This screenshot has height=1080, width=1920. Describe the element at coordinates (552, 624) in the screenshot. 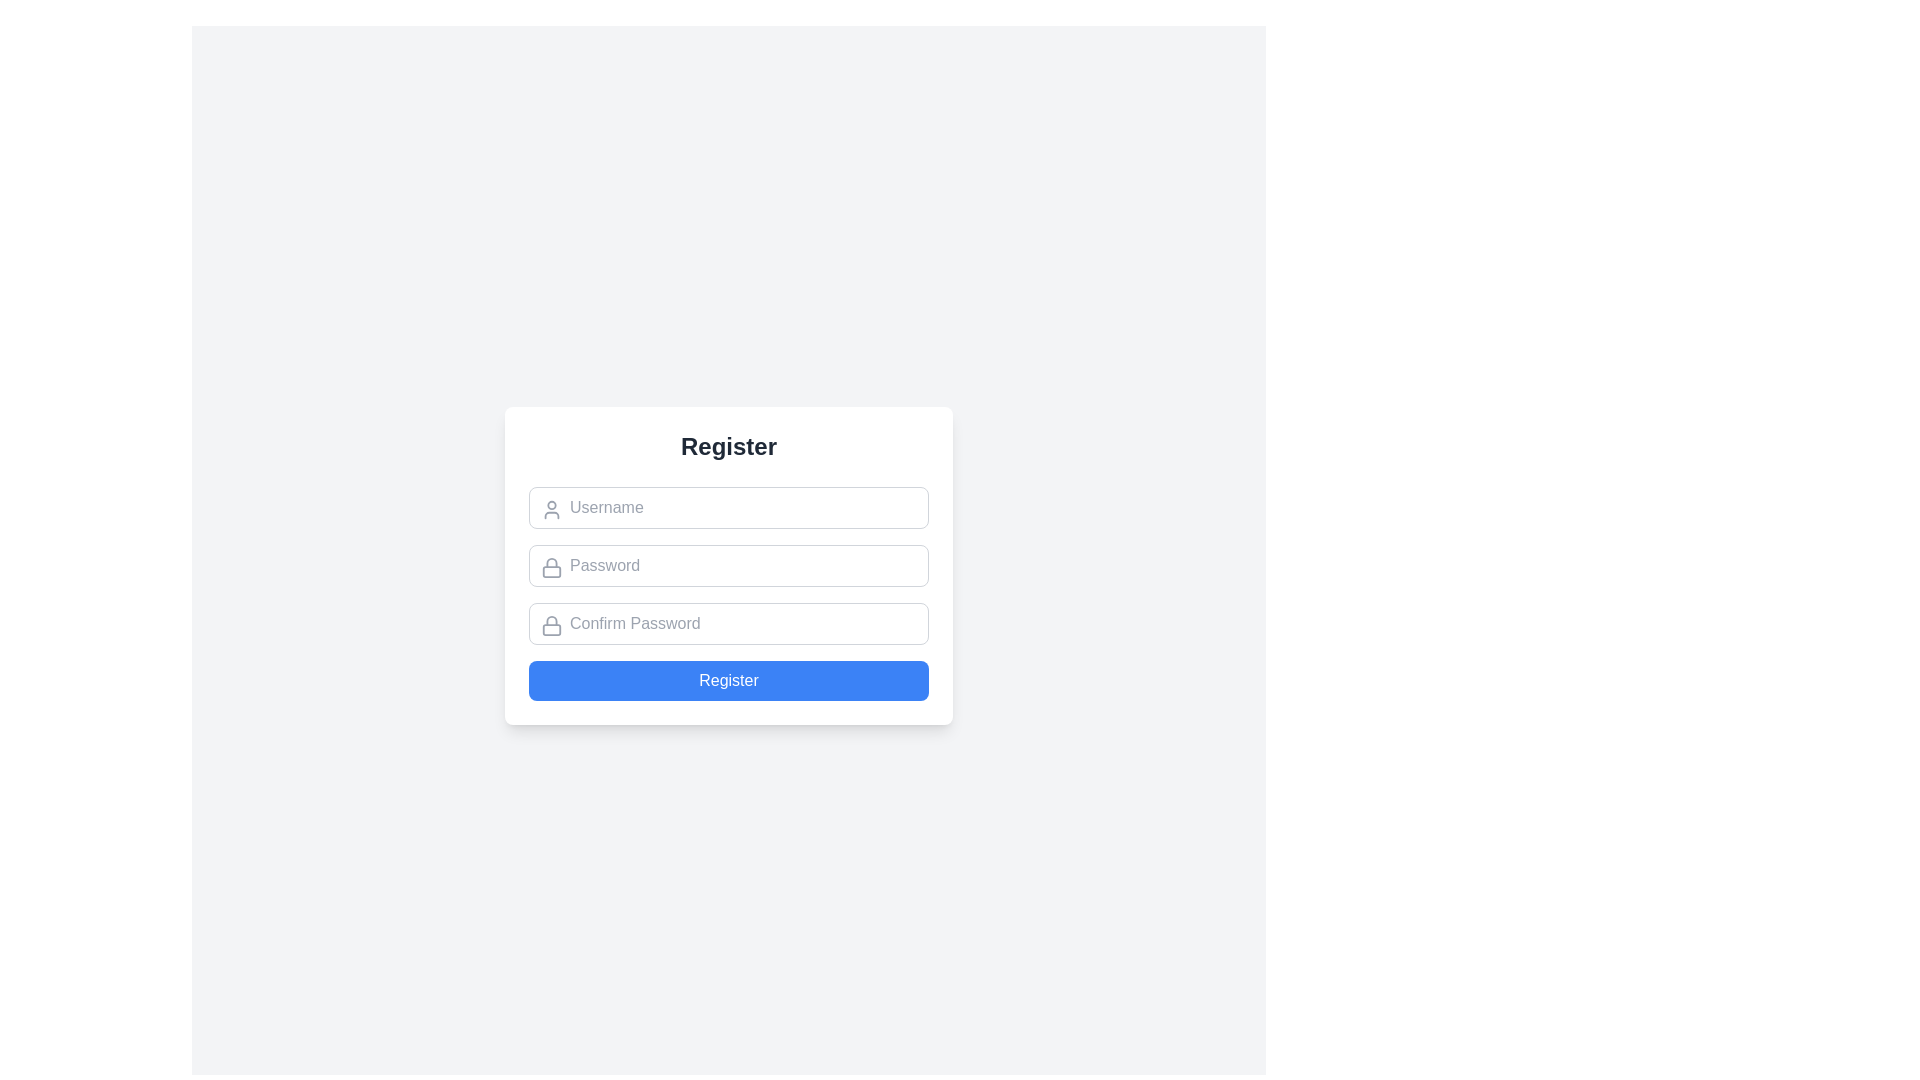

I see `the gray lock icon representing security located inside the 'Confirm Password' text input field on the registration form` at that location.